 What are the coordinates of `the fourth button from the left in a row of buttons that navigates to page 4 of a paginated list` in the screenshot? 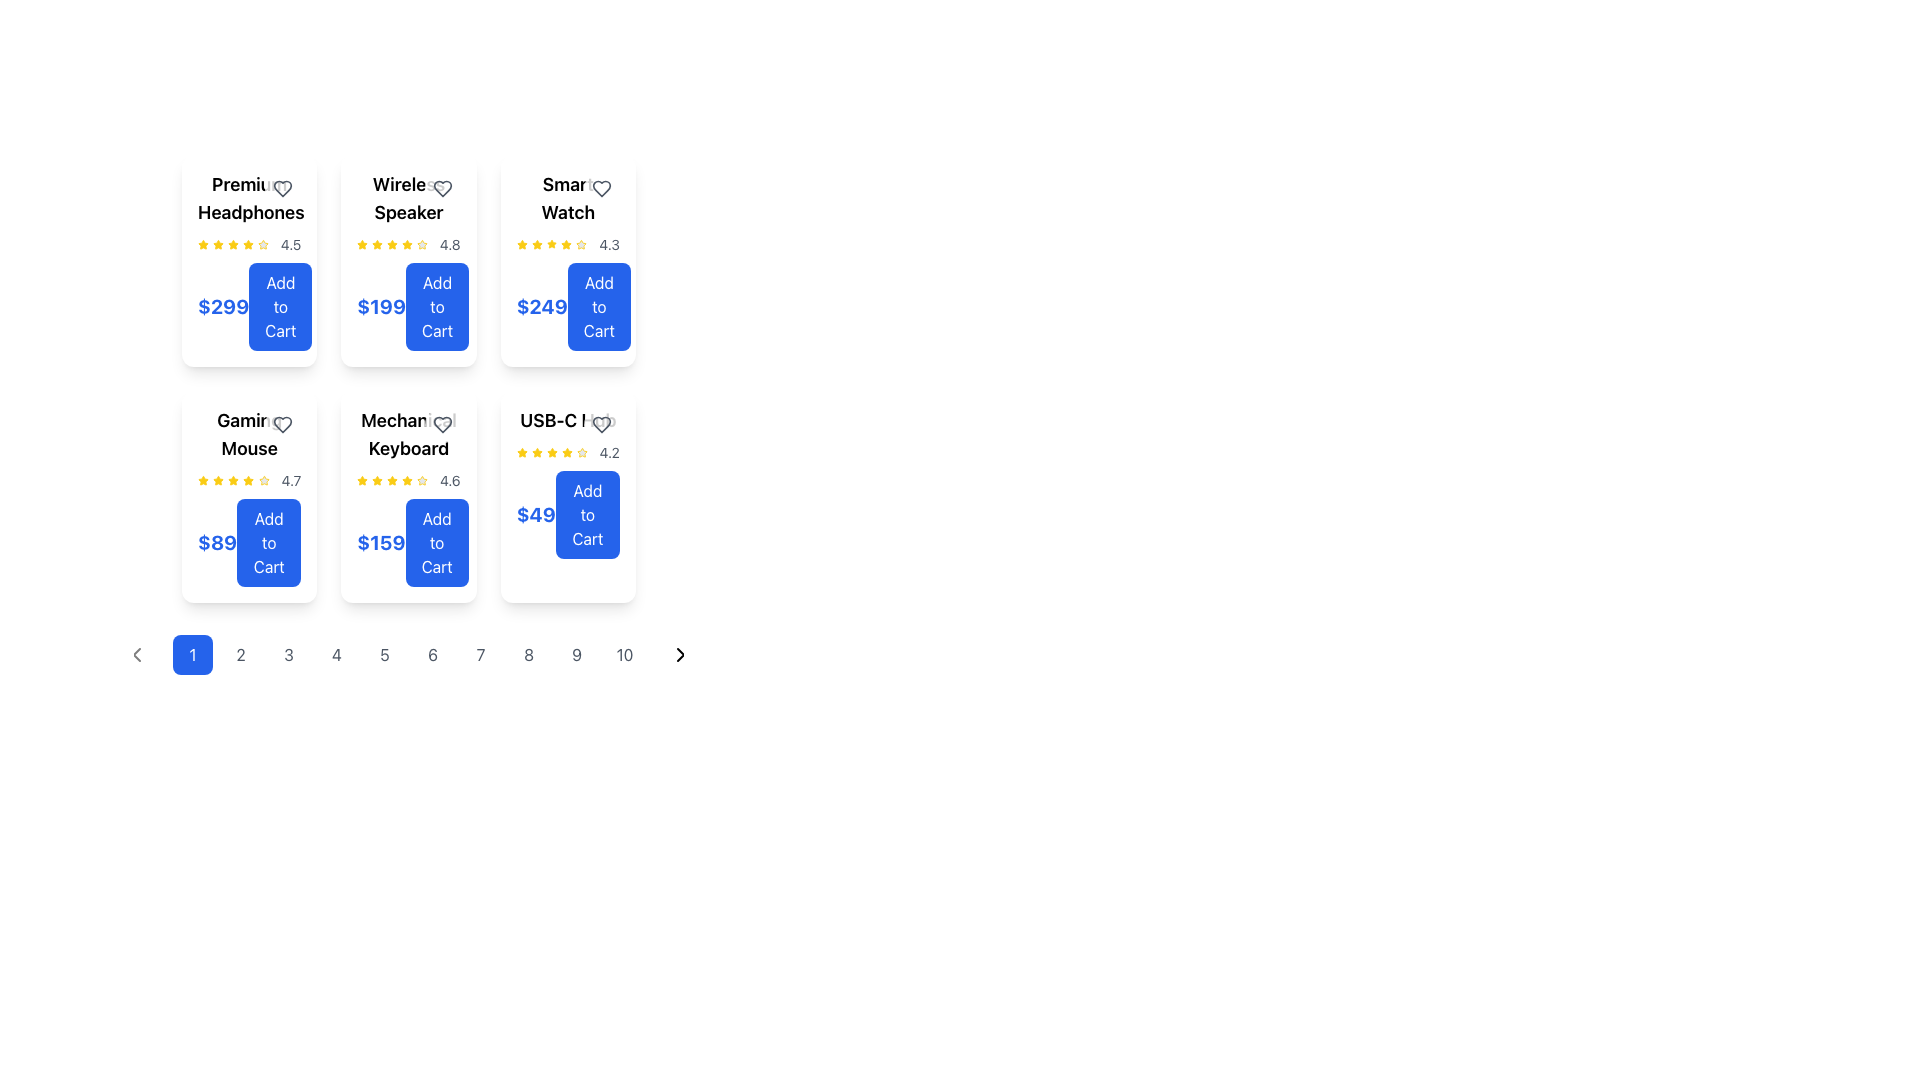 It's located at (336, 655).